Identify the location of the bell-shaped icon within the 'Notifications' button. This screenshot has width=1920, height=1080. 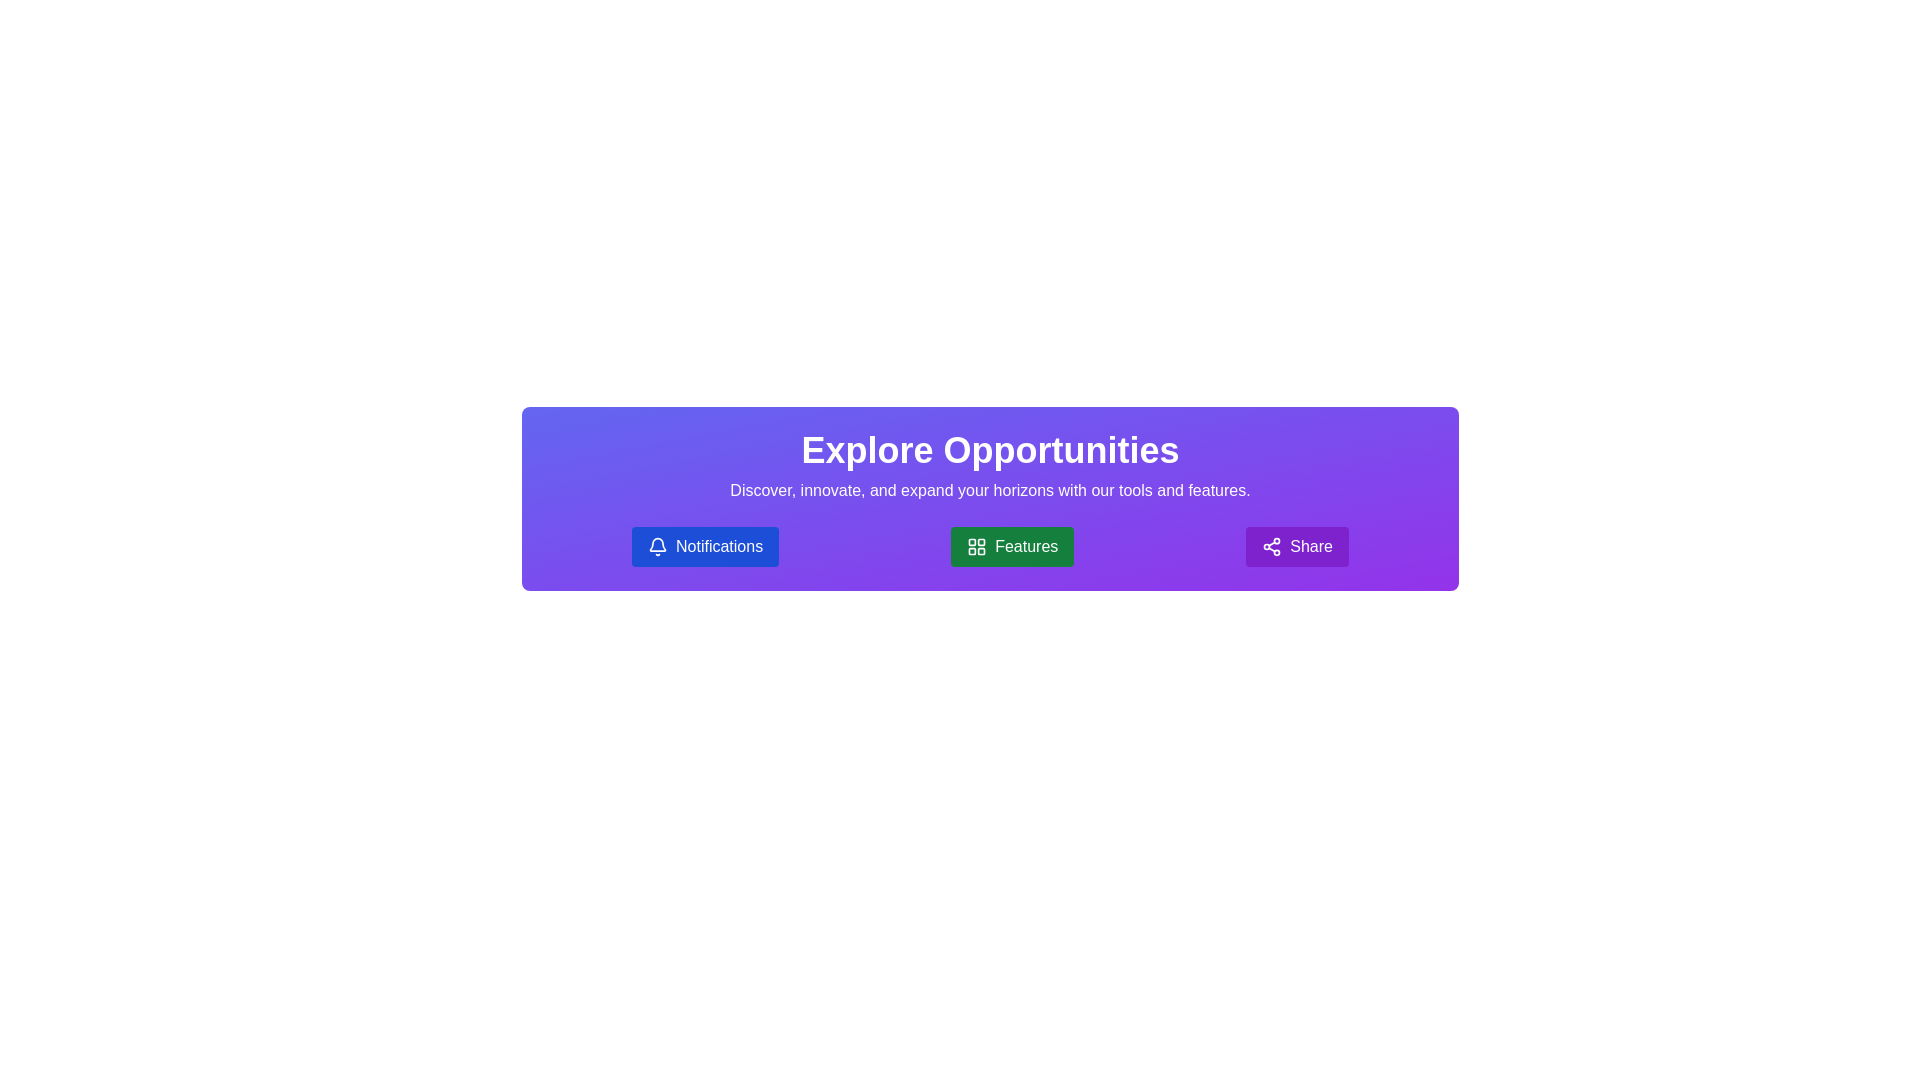
(657, 547).